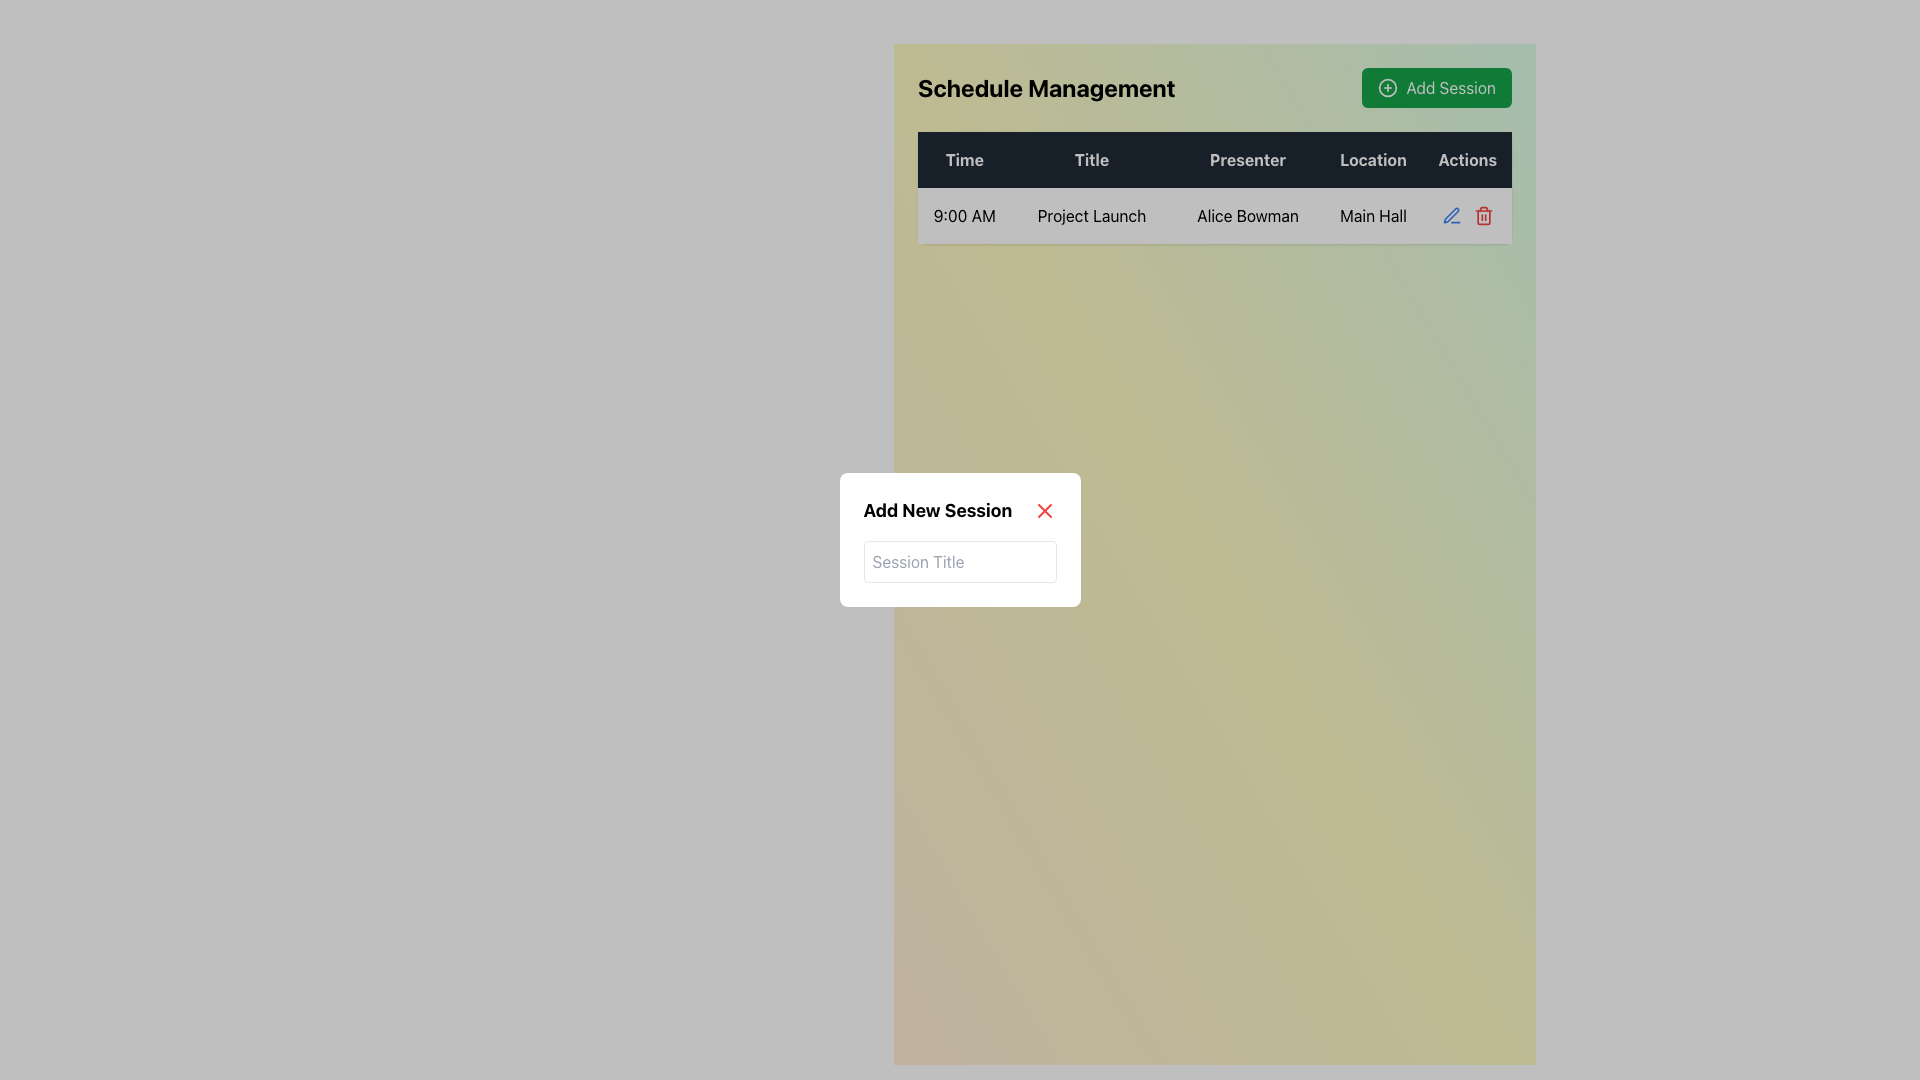 The height and width of the screenshot is (1080, 1920). What do you see at coordinates (1467, 216) in the screenshot?
I see `the deletion button in the 'Actions' column of the table row, which is the second interactive icon, right-aligned and positioned next to a blue pencil icon` at bounding box center [1467, 216].